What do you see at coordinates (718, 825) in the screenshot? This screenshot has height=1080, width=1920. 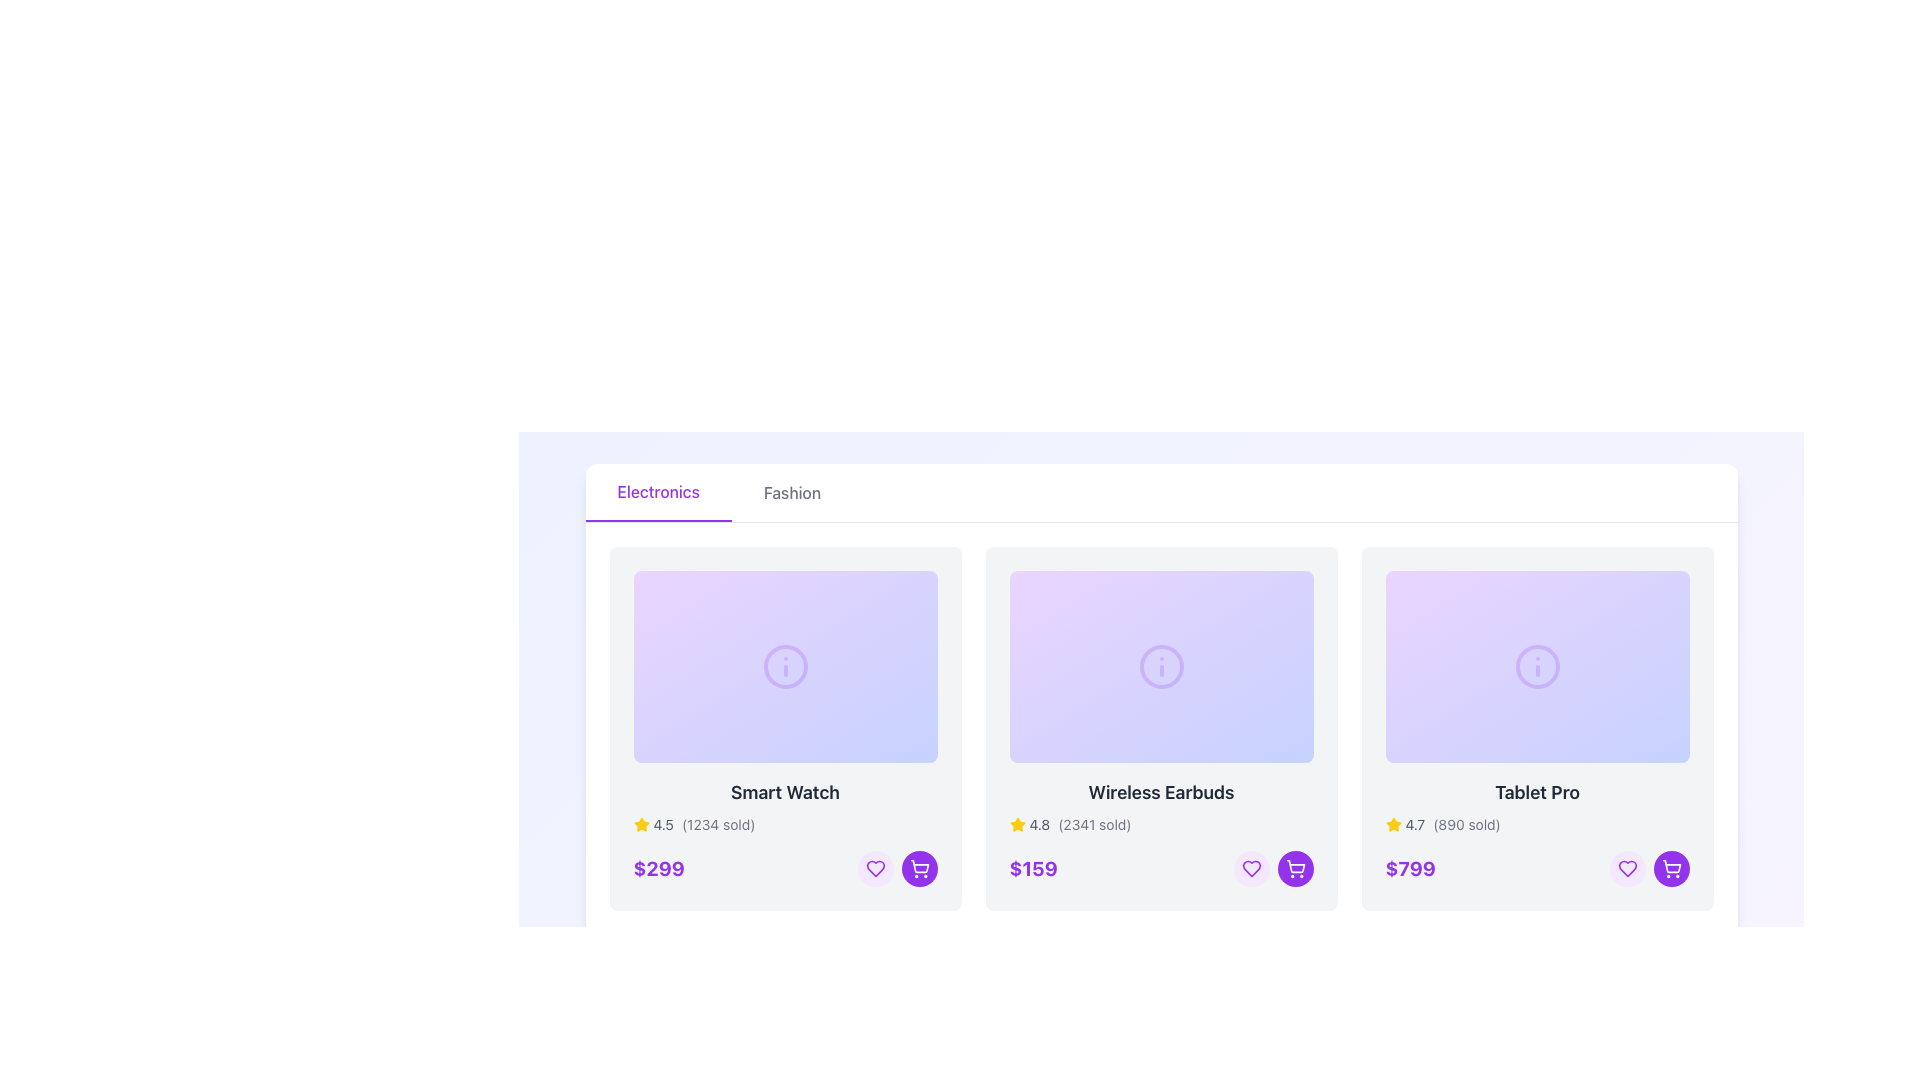 I see `the text label indicating the number of units sold for the product, located under the product image within the first product card, following the rating value (4.5)` at bounding box center [718, 825].